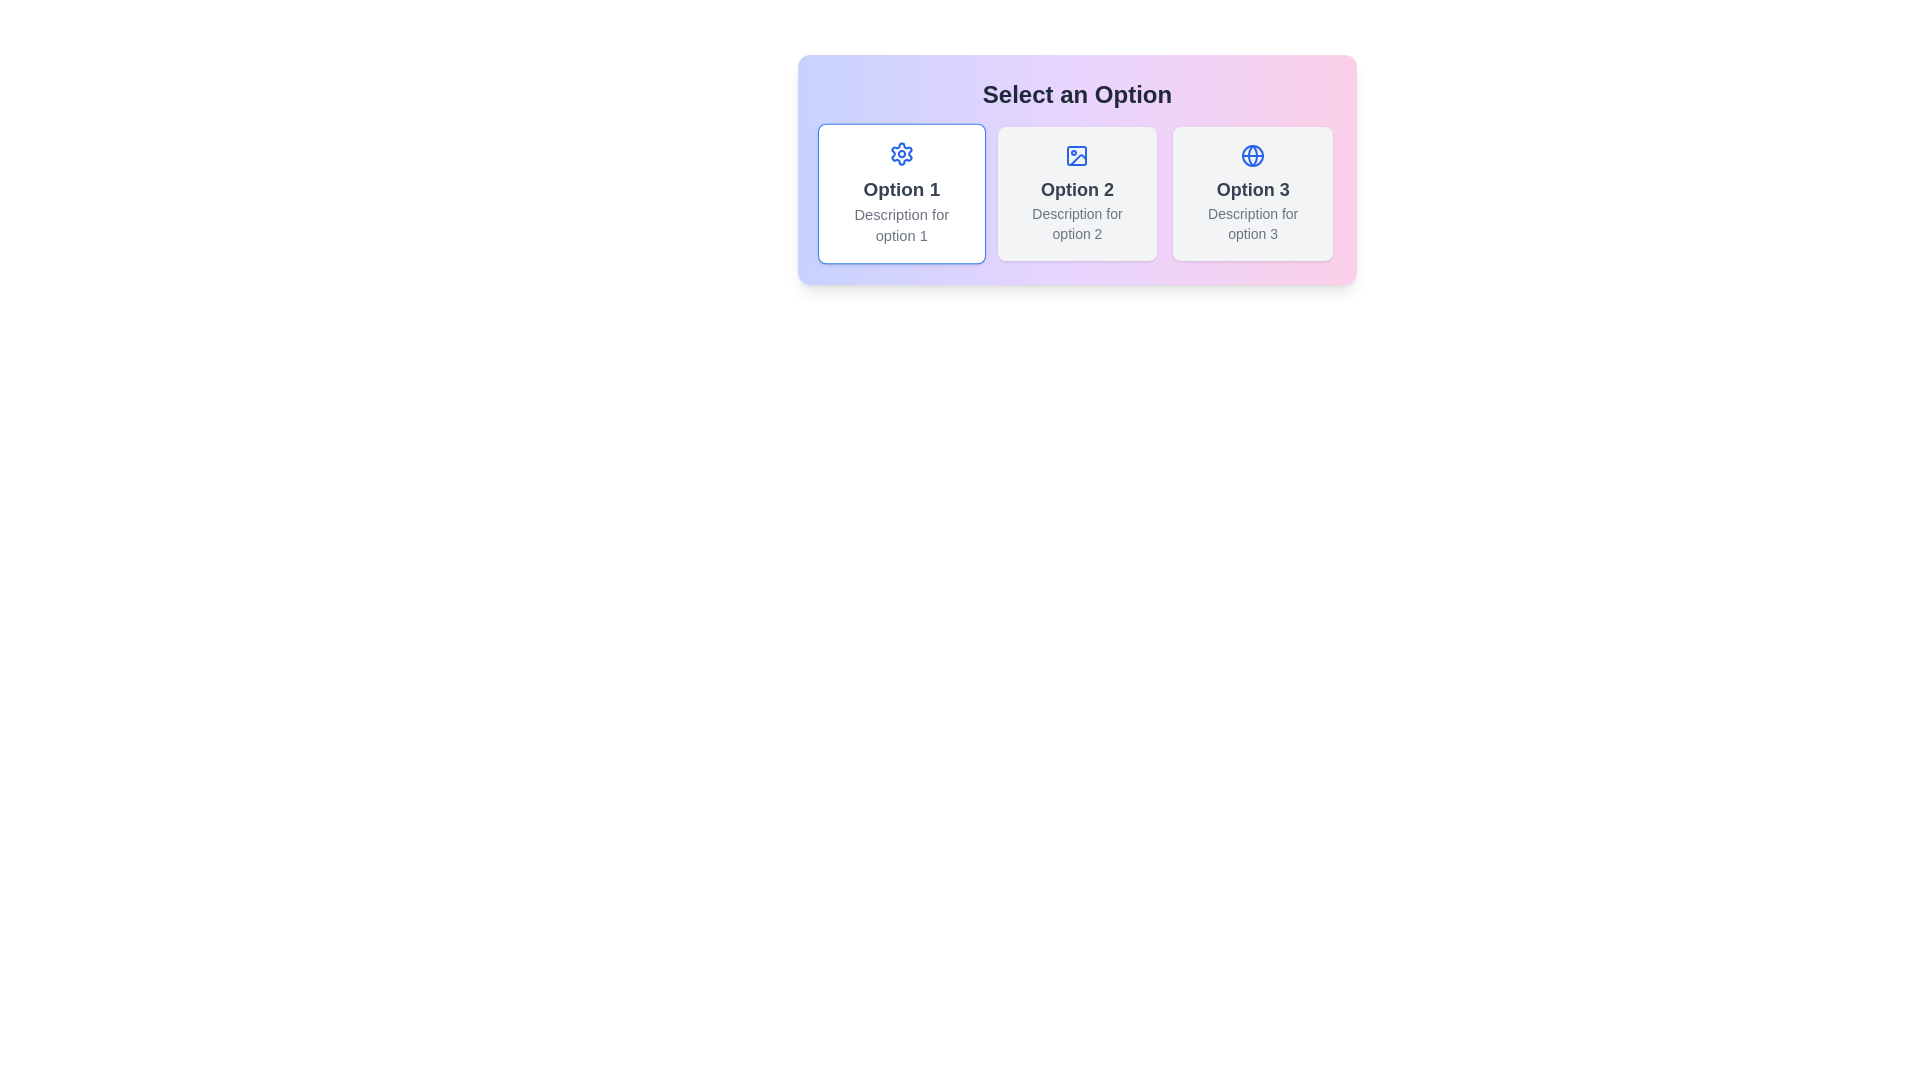  I want to click on the circular outline with a blue stroke within the globe icon, which is the third option in the horizontally arranged selection menu, so click(1252, 154).